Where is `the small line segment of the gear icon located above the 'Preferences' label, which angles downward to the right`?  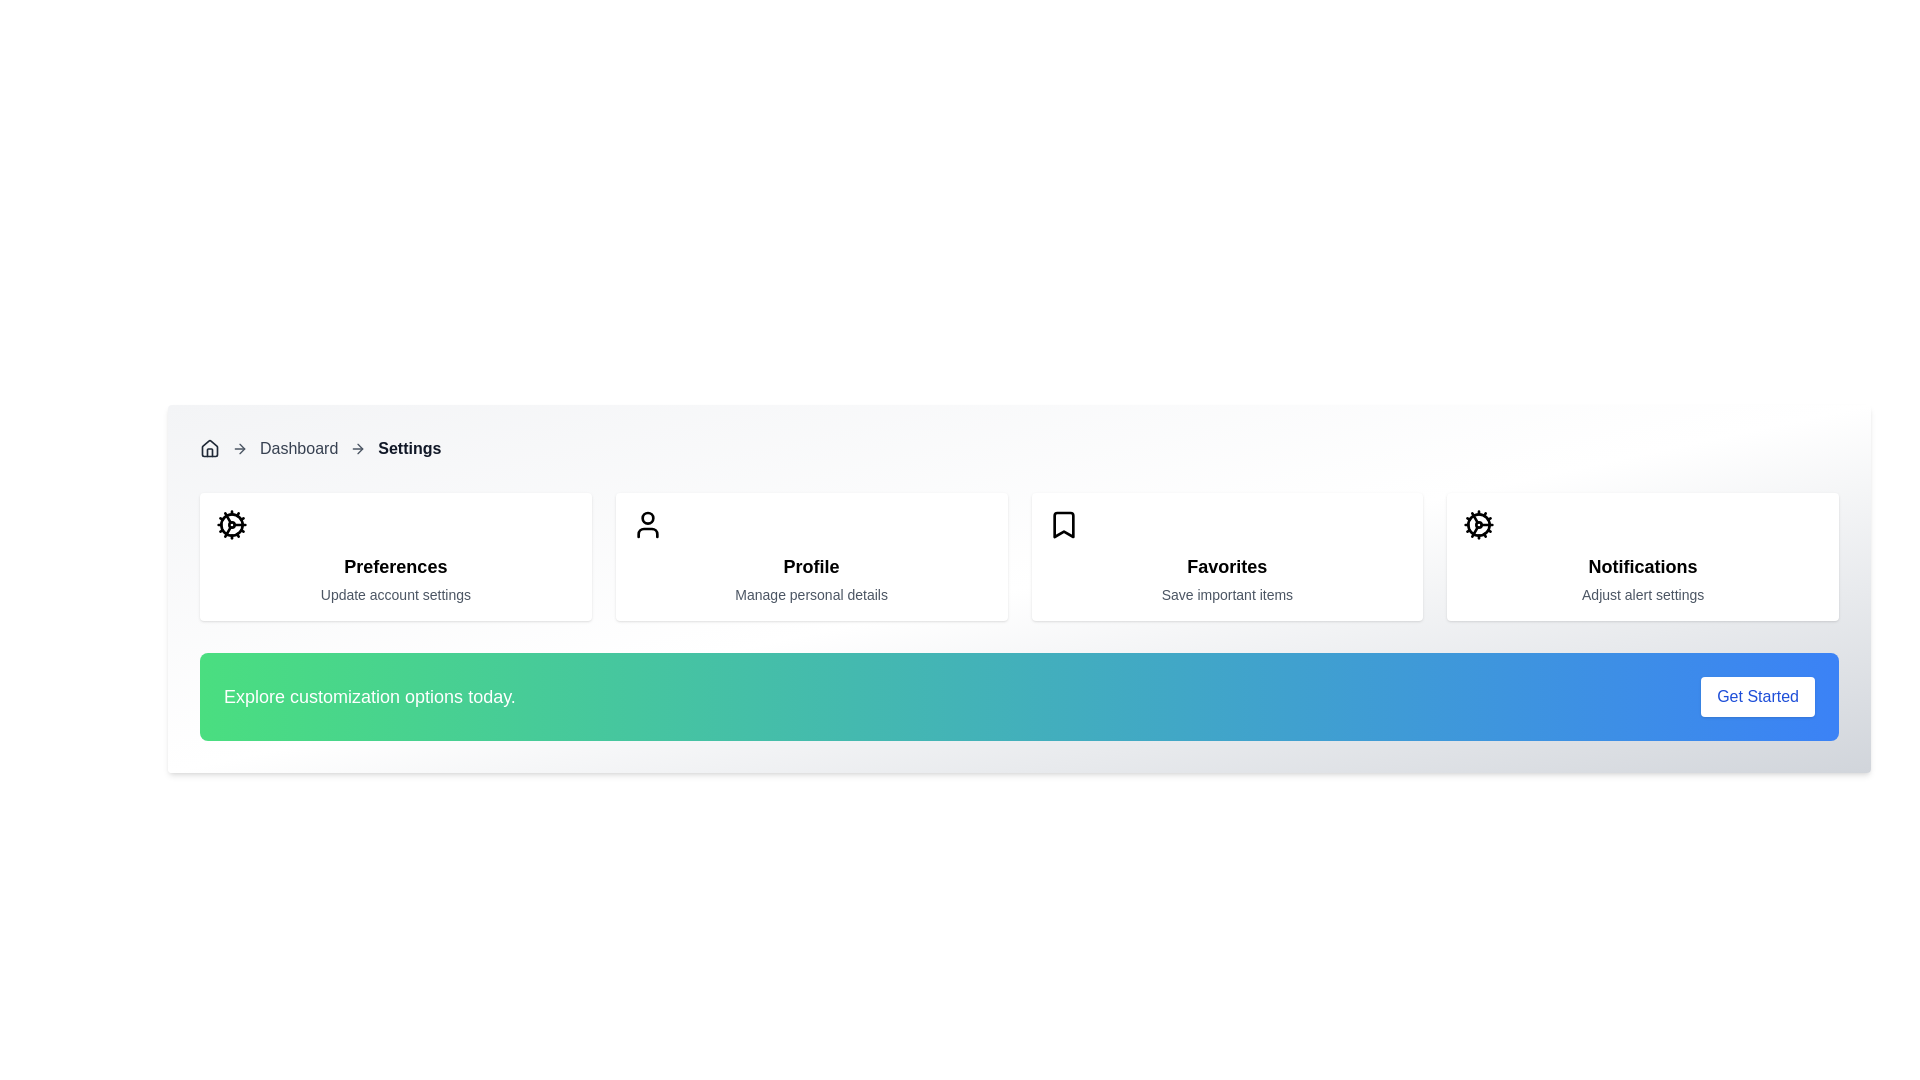
the small line segment of the gear icon located above the 'Preferences' label, which angles downward to the right is located at coordinates (227, 530).